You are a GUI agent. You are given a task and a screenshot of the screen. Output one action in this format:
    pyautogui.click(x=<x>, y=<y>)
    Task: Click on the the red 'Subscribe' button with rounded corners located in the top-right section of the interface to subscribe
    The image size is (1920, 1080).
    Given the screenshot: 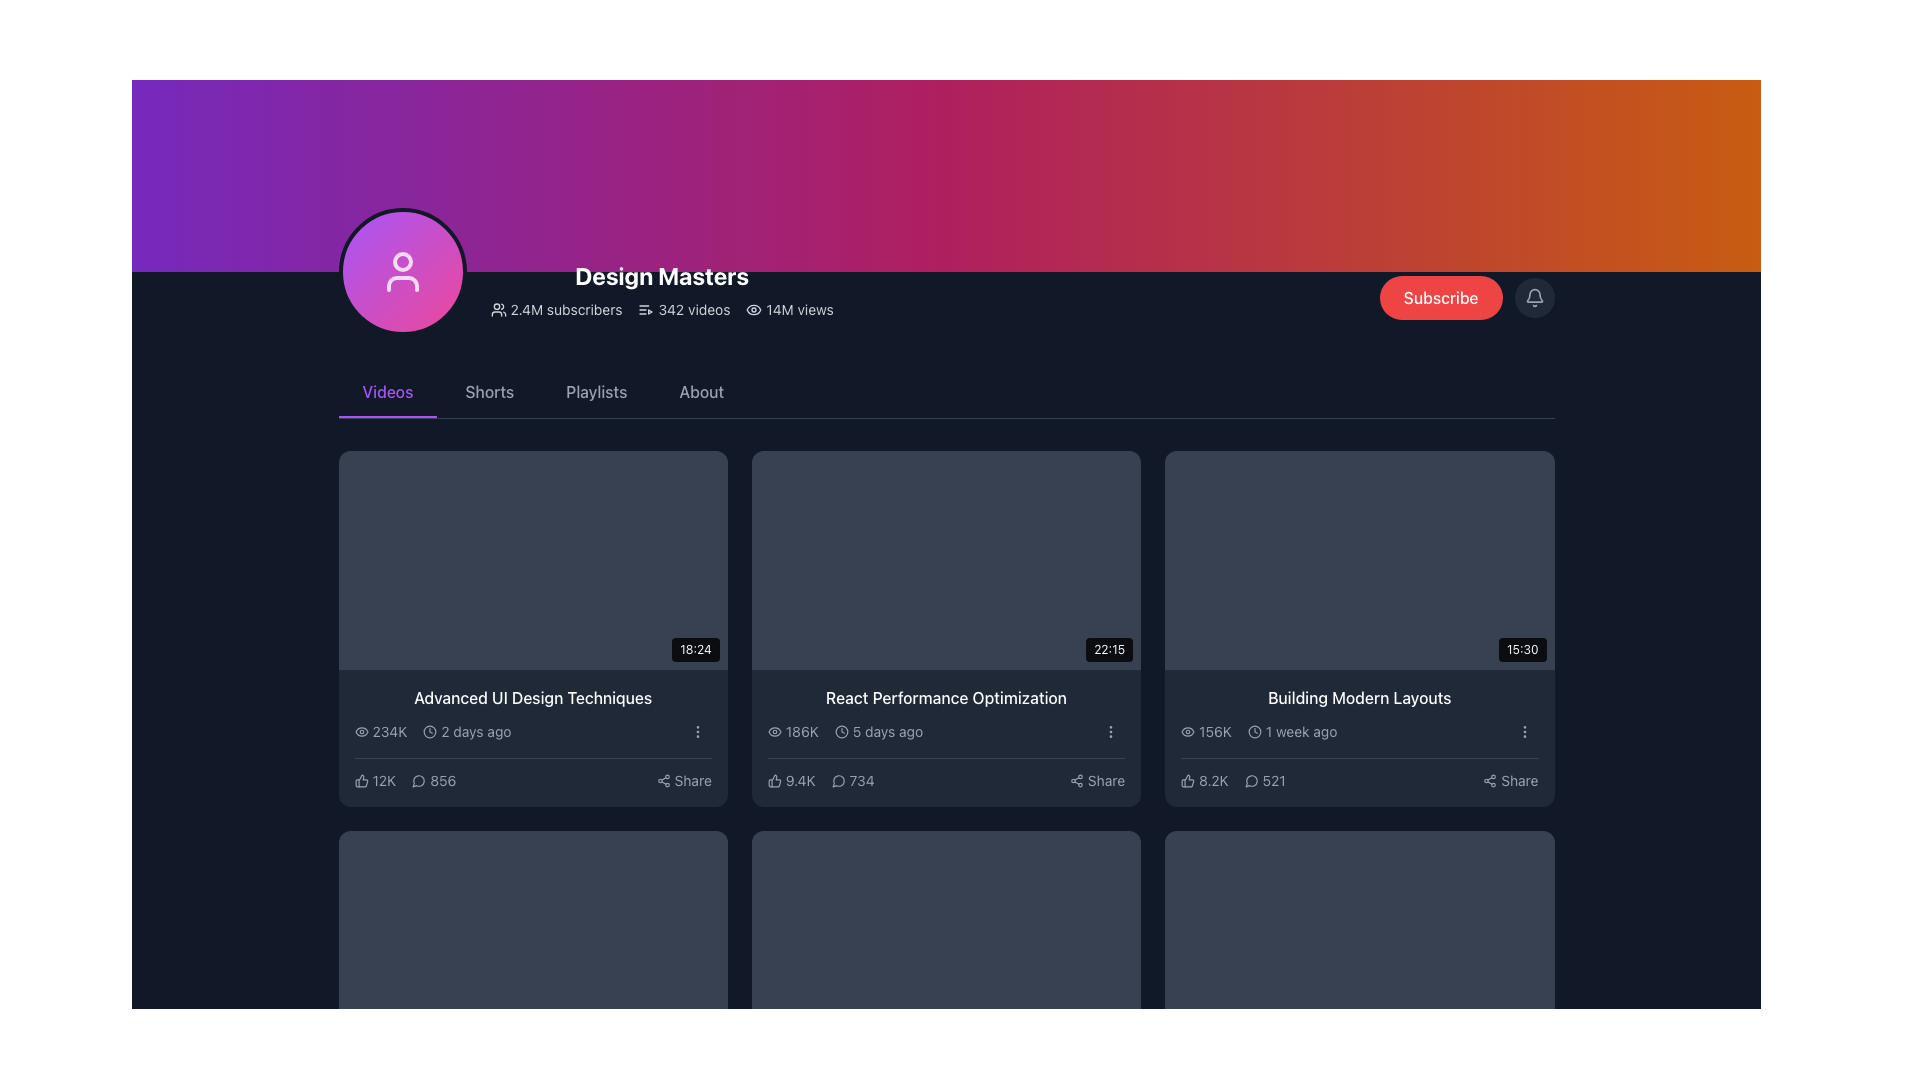 What is the action you would take?
    pyautogui.click(x=1467, y=297)
    